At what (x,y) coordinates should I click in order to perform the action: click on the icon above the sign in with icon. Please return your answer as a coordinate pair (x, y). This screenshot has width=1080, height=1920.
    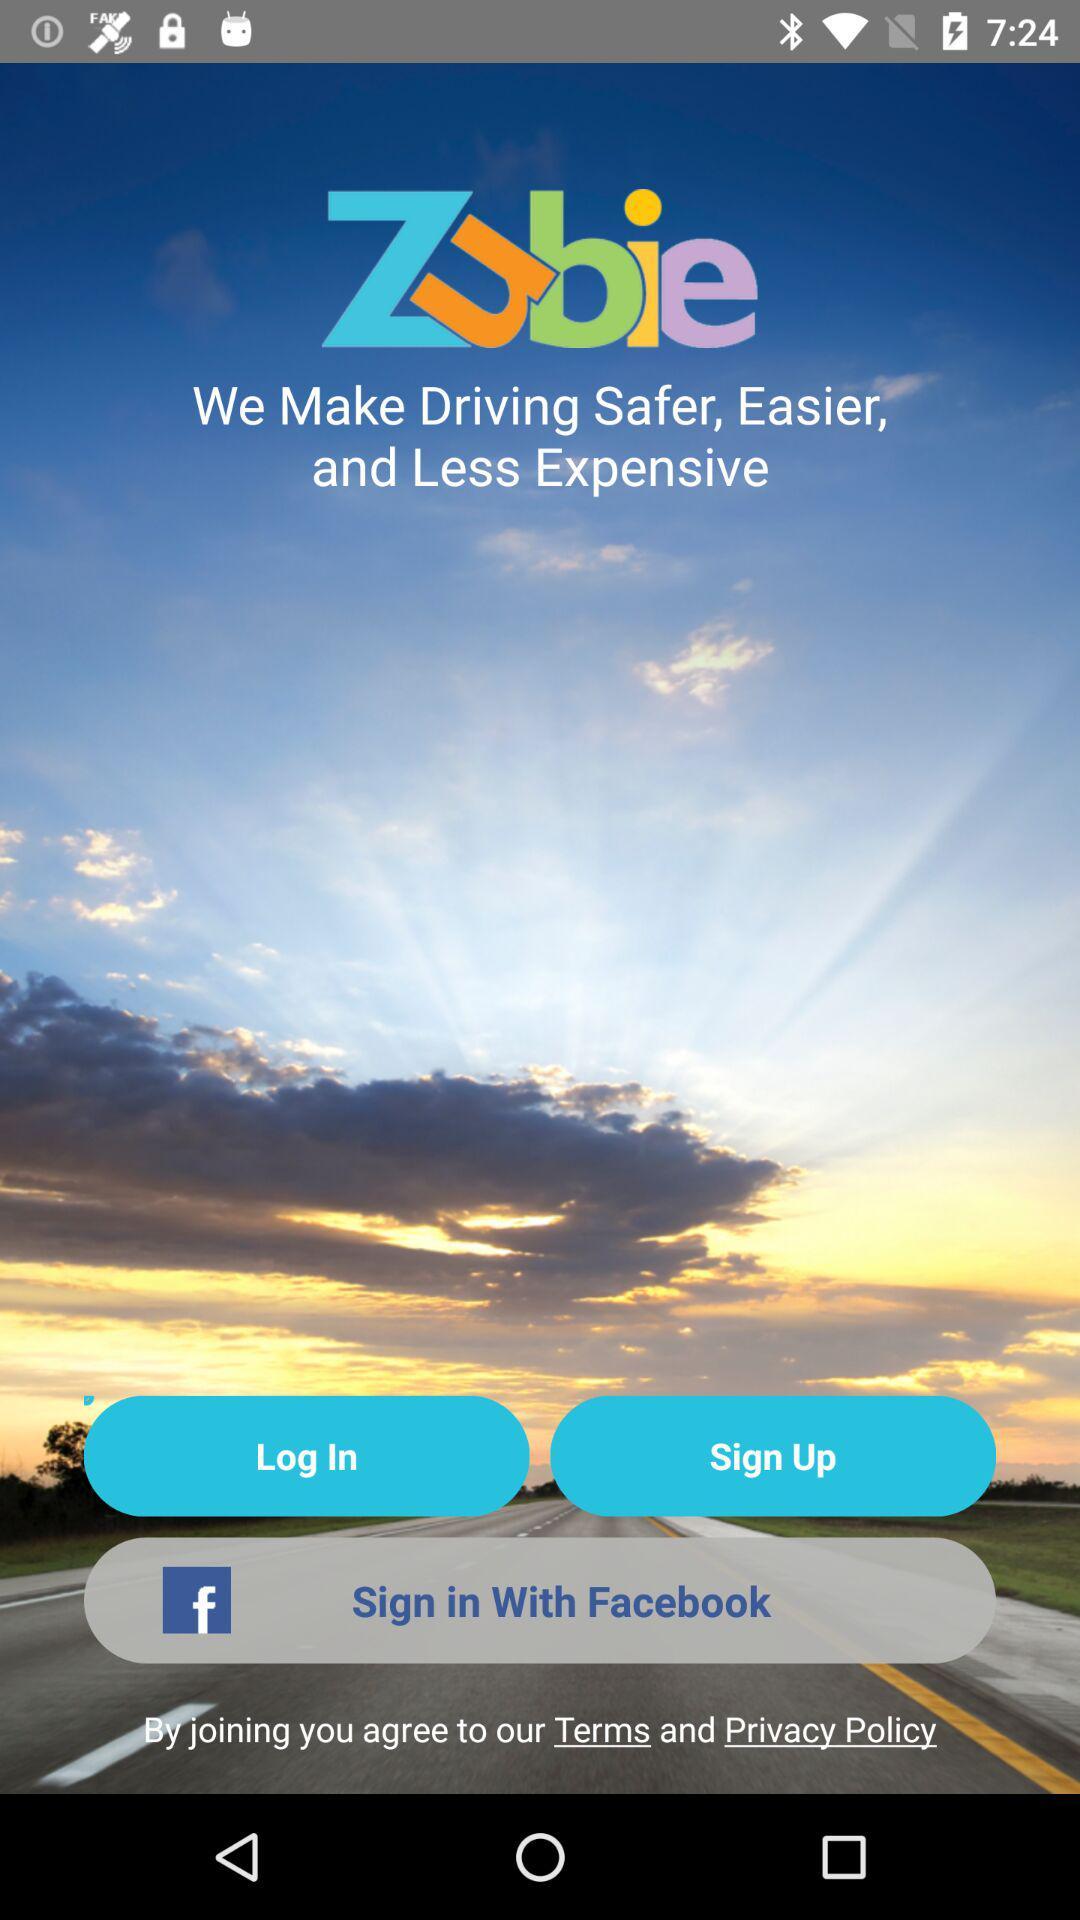
    Looking at the image, I should click on (306, 1456).